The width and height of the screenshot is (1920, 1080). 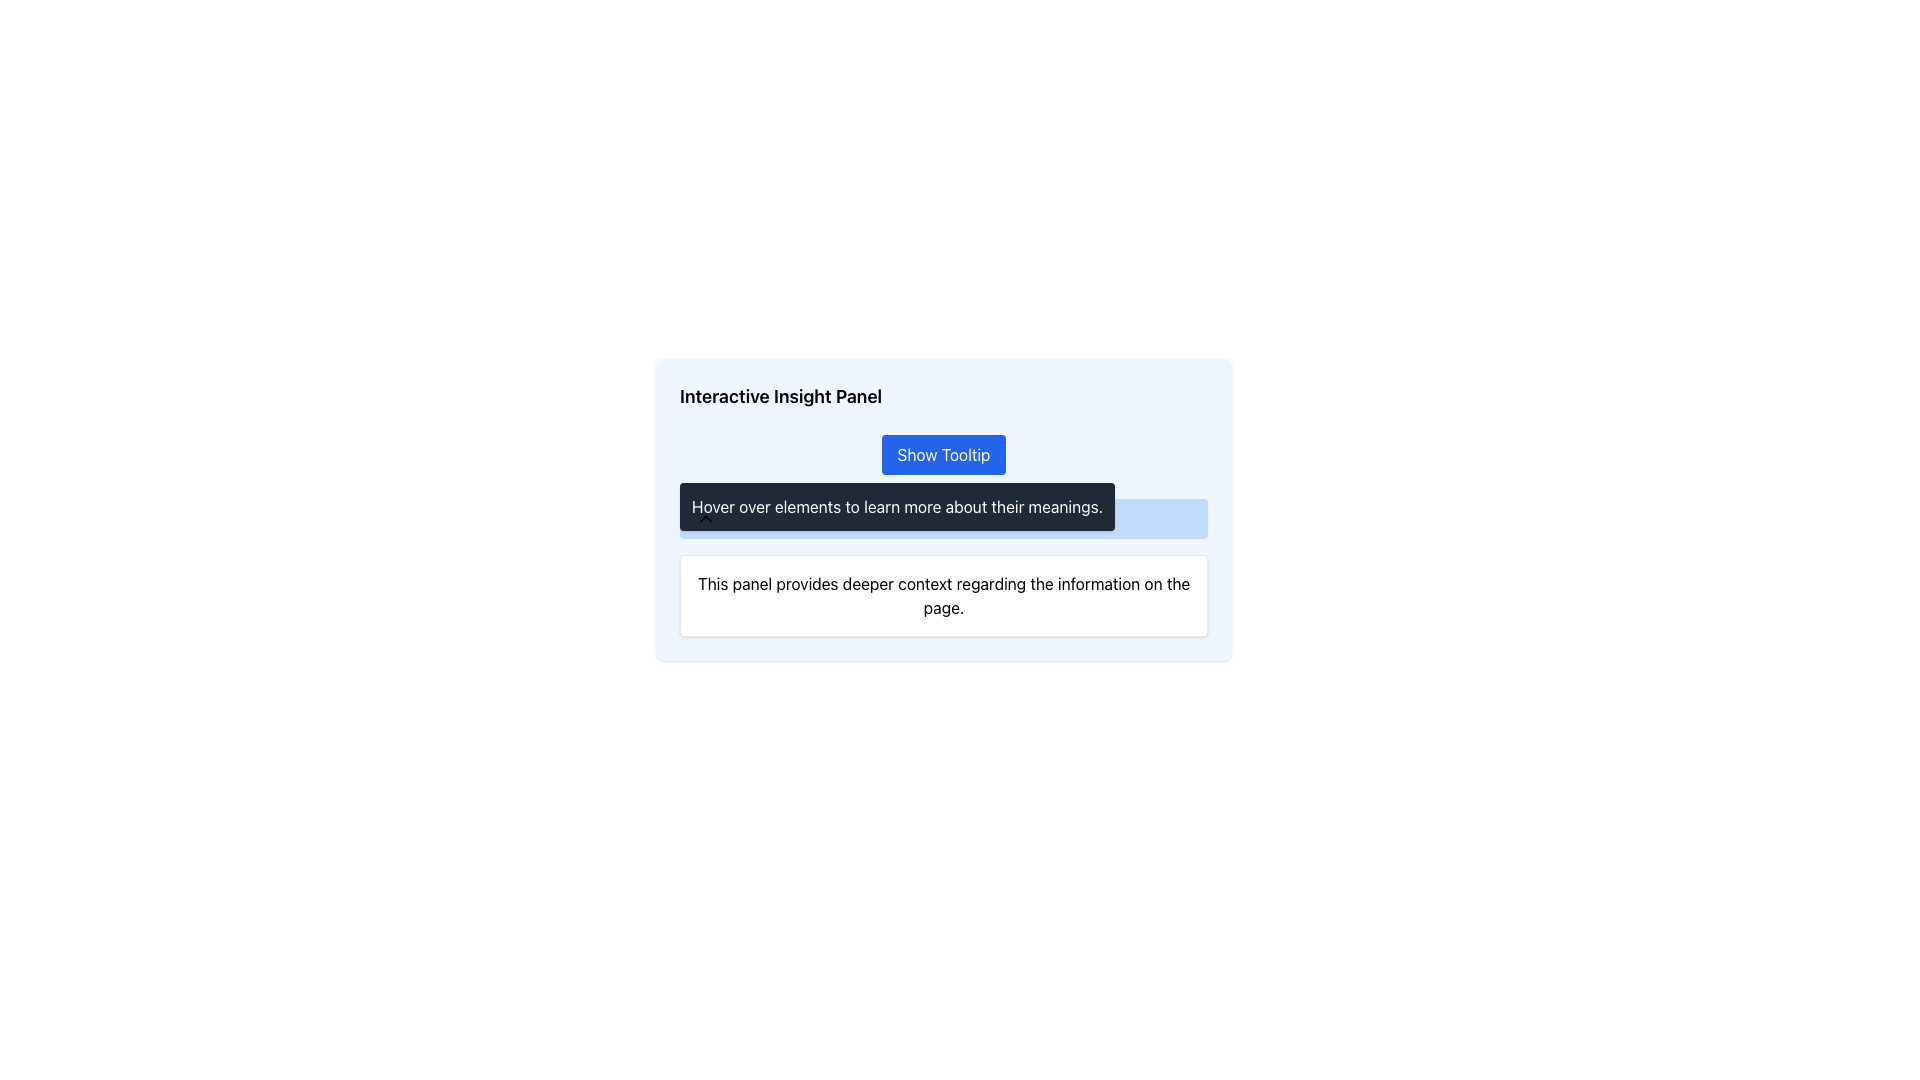 I want to click on the Informational Panel that provides deeper context regarding the information on the page, which is visually distinct with a white background and rounded corners, located at the bottom of the Interactive Insight Panel, so click(x=943, y=567).